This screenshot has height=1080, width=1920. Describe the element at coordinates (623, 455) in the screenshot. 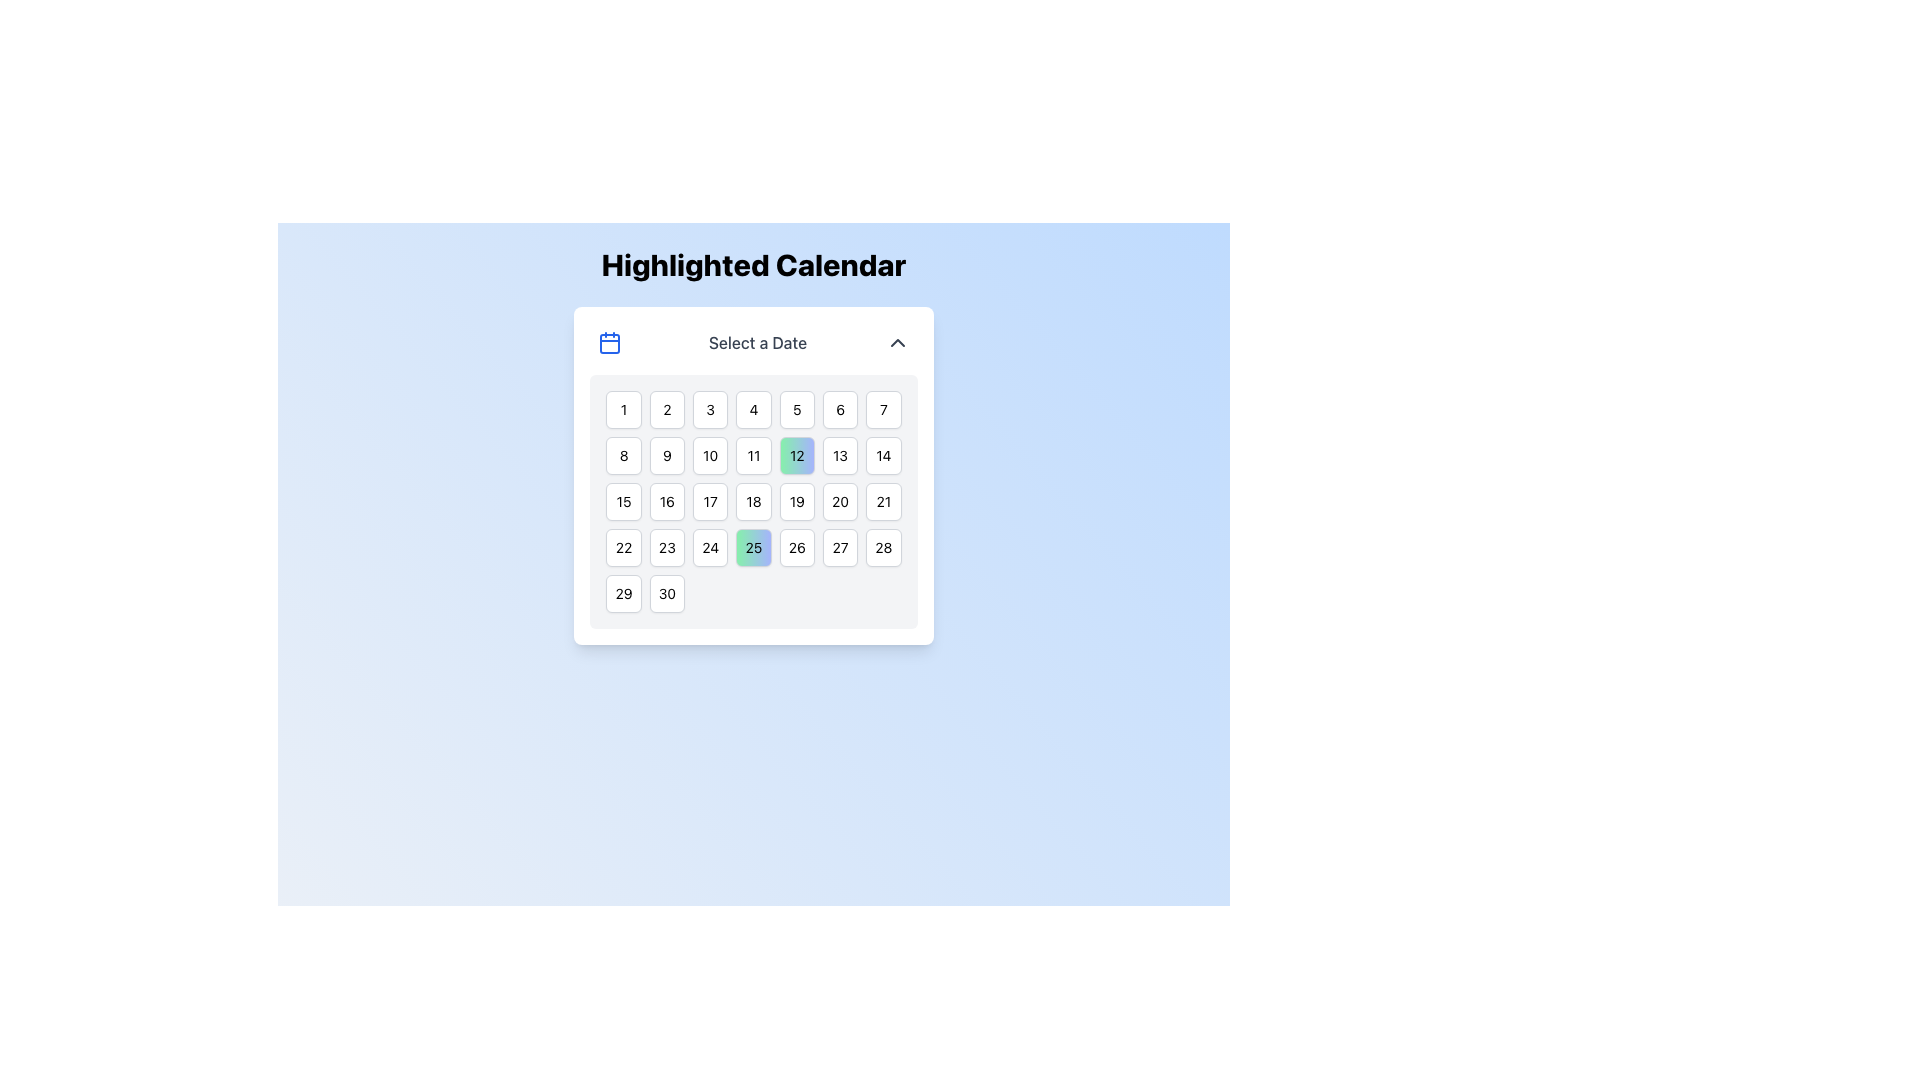

I see `the calendar day selector button for the 8th day of the month` at that location.